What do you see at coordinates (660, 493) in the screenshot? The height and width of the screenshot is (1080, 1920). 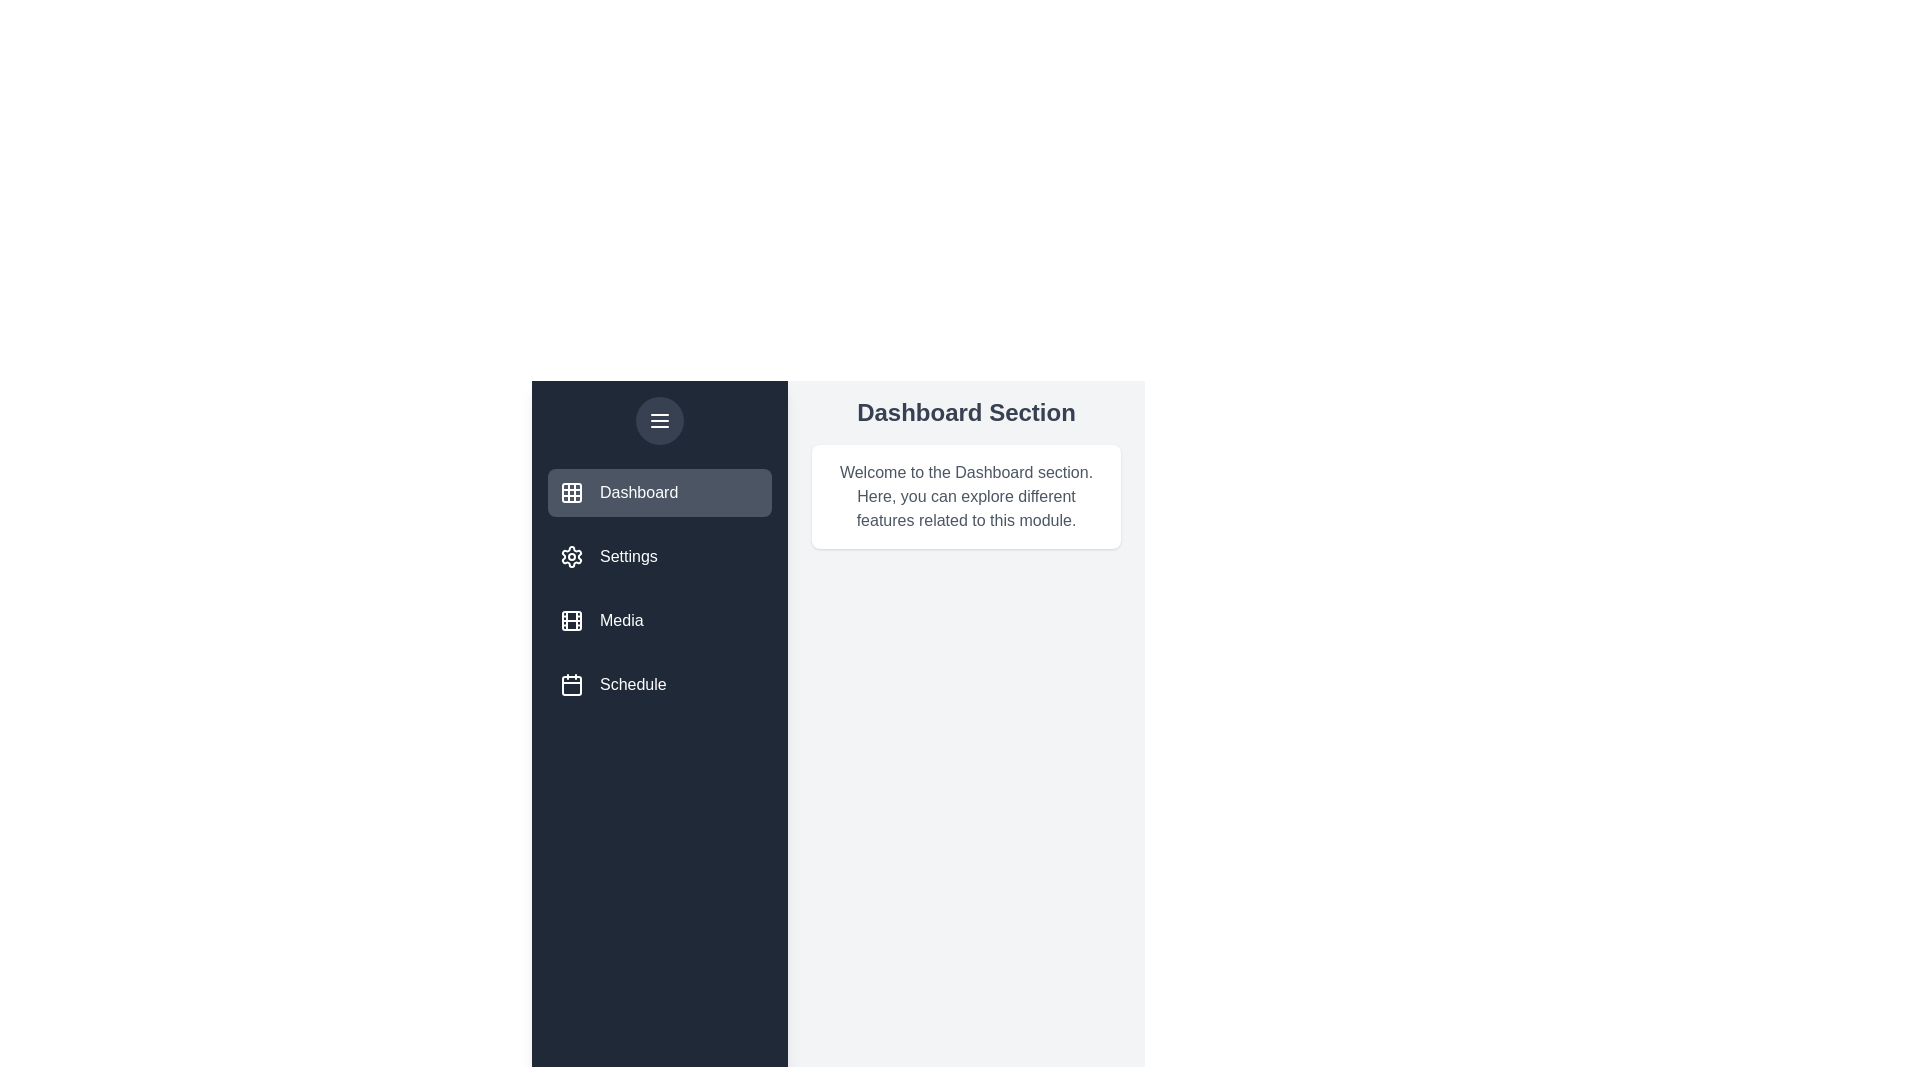 I see `the menu item Dashboard` at bounding box center [660, 493].